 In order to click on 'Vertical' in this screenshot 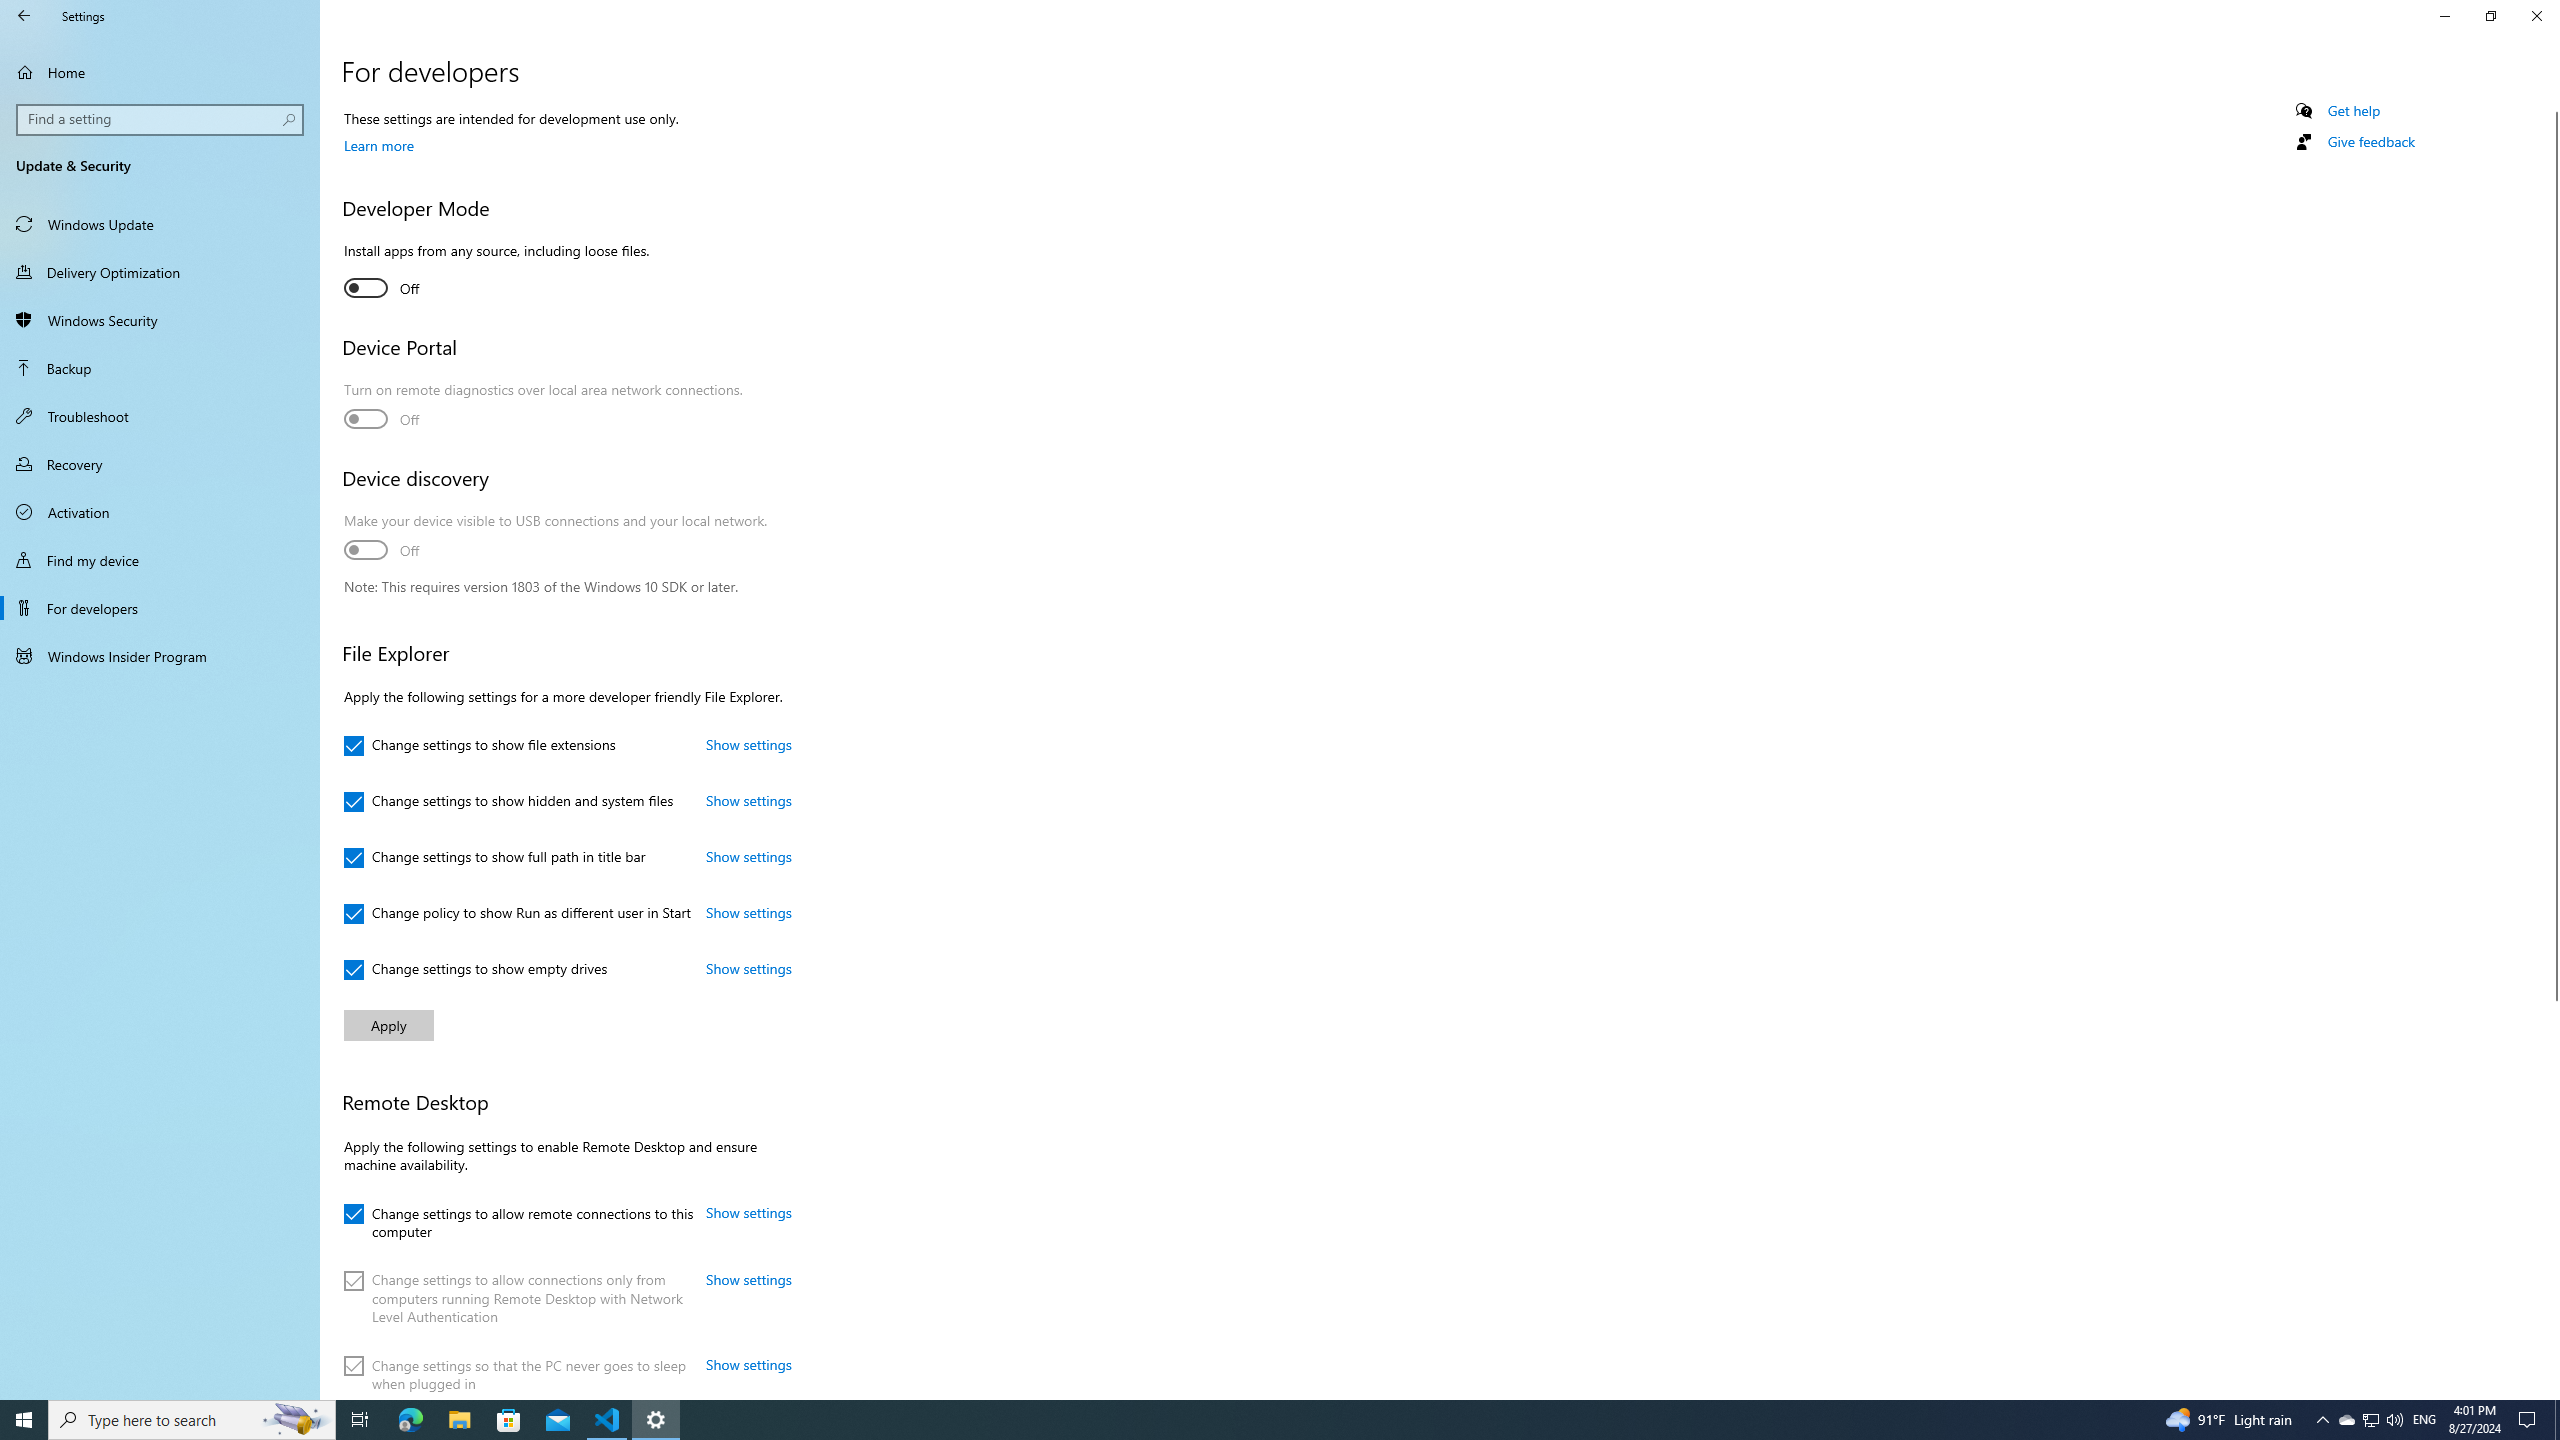, I will do `click(2551, 747)`.